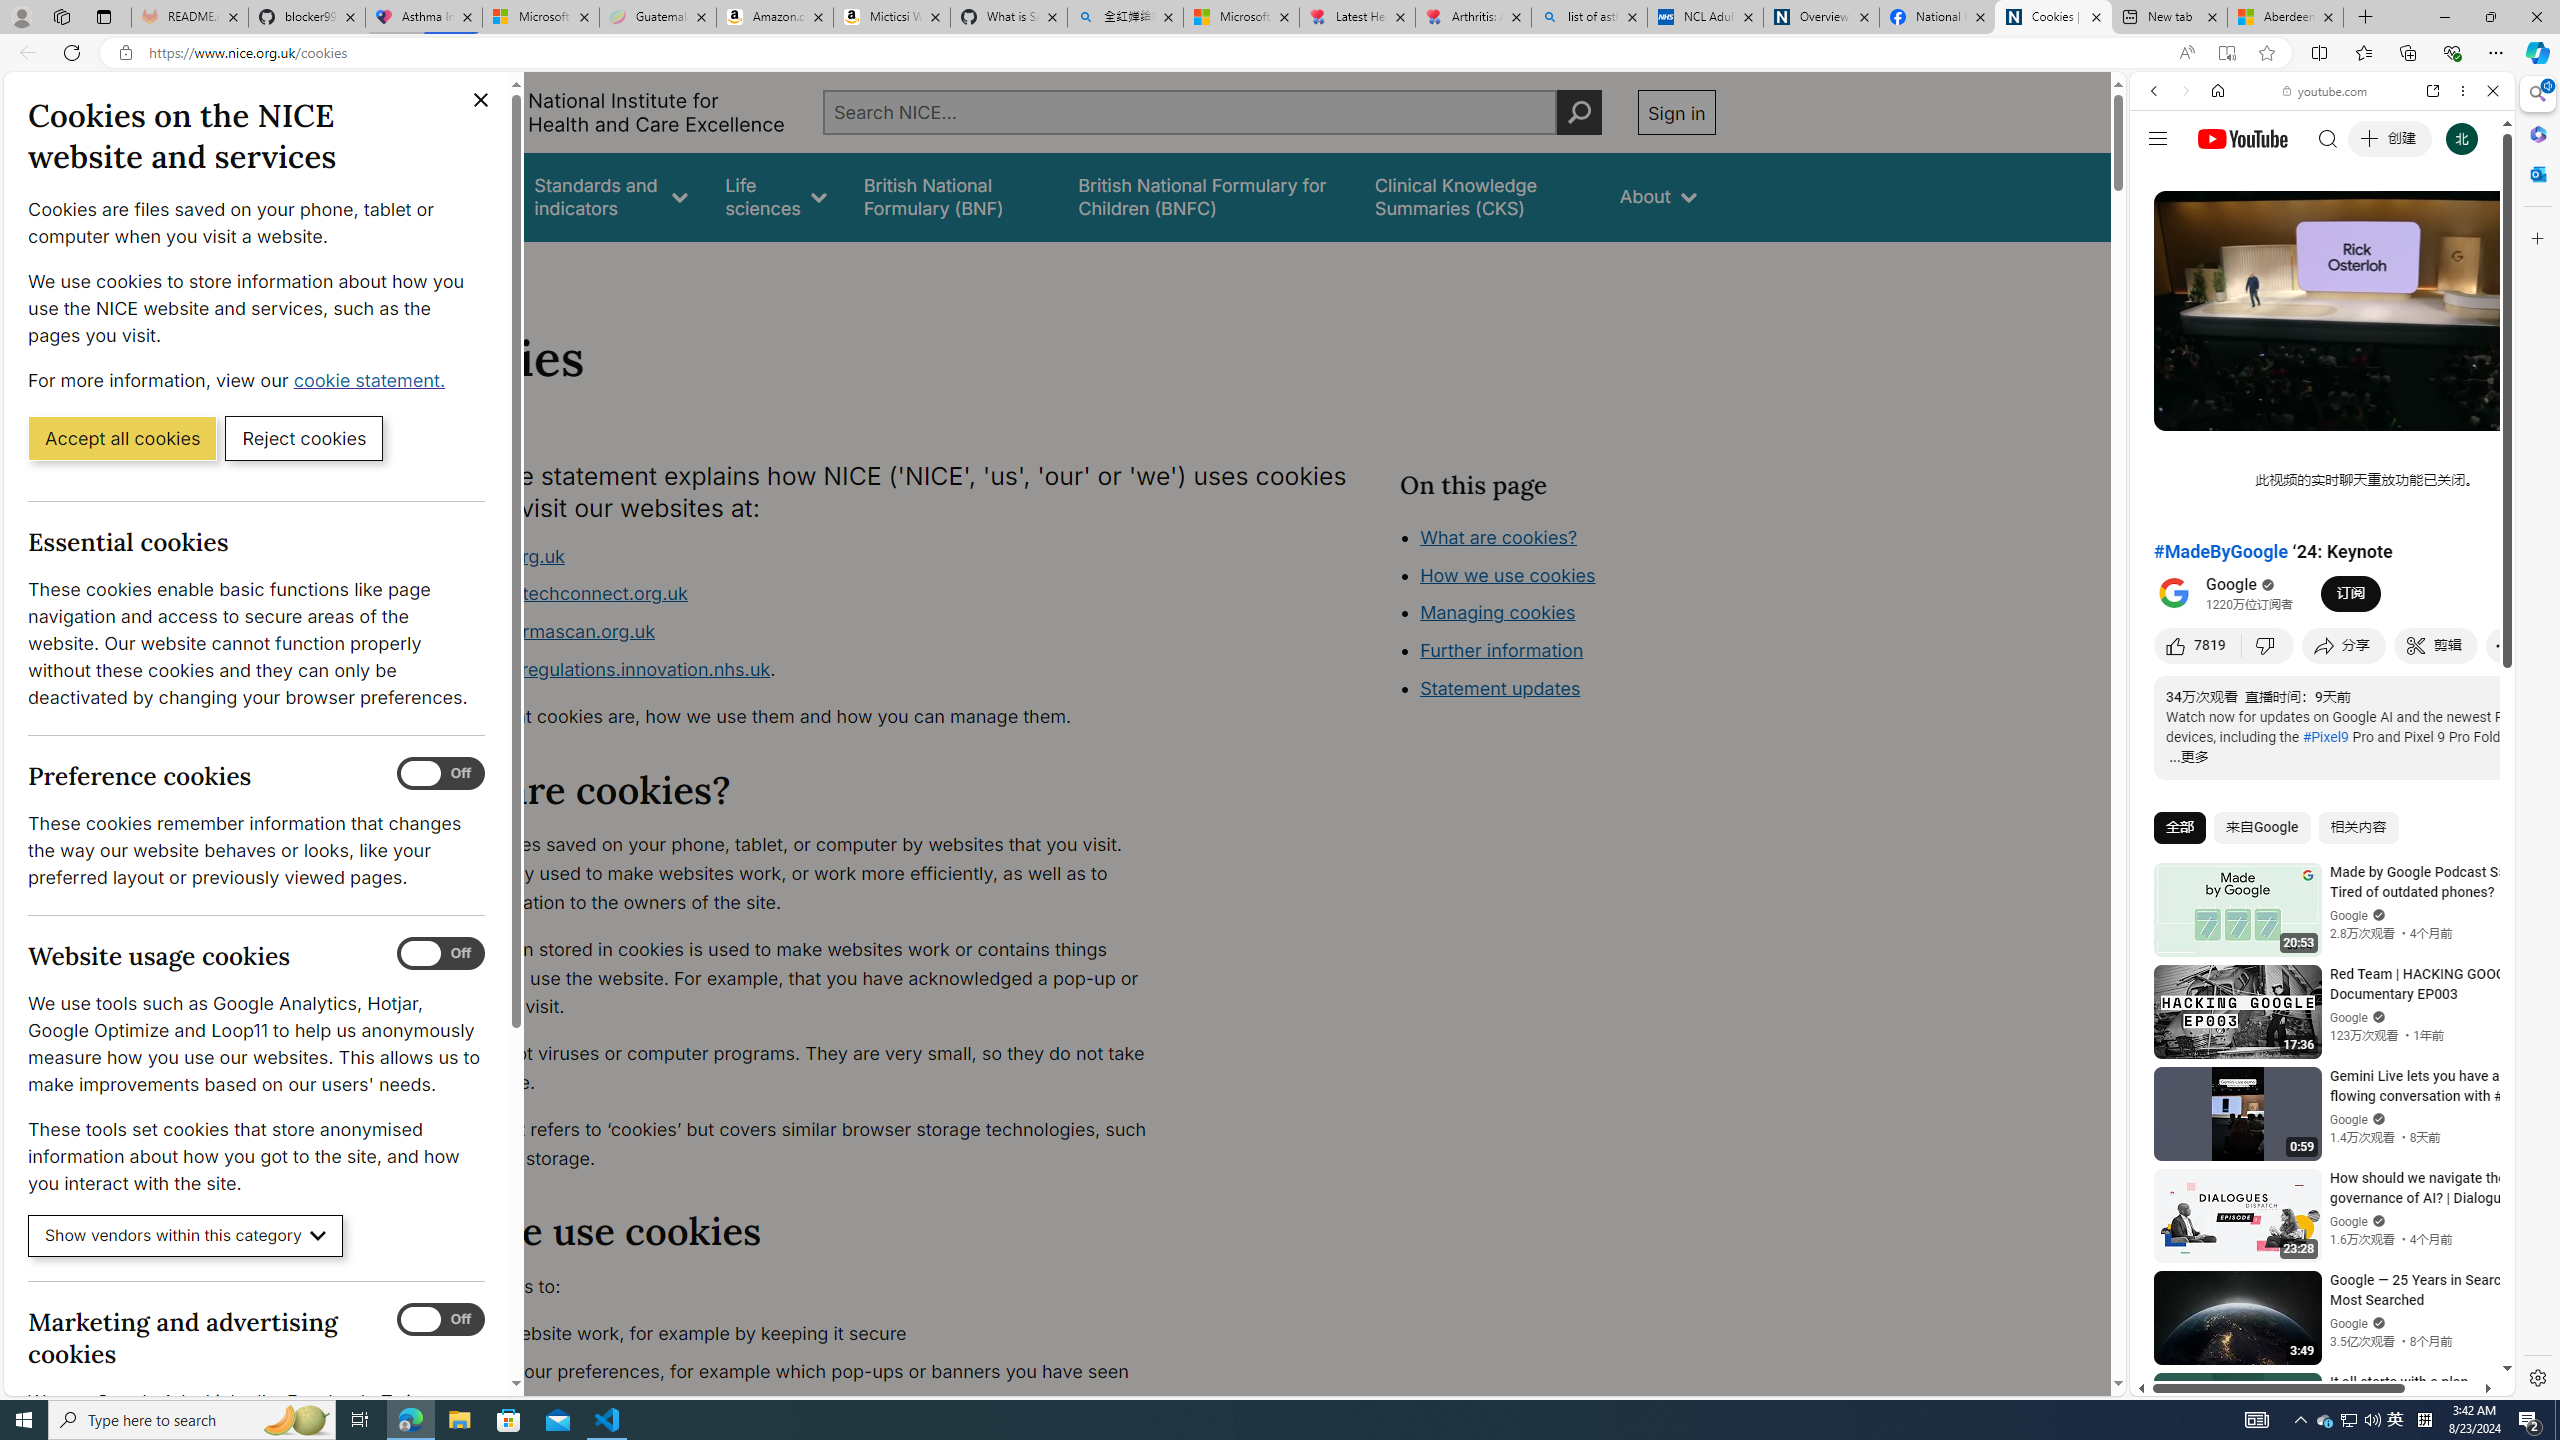 This screenshot has width=2560, height=1440. Describe the element at coordinates (1497, 536) in the screenshot. I see `'What are cookies?'` at that location.